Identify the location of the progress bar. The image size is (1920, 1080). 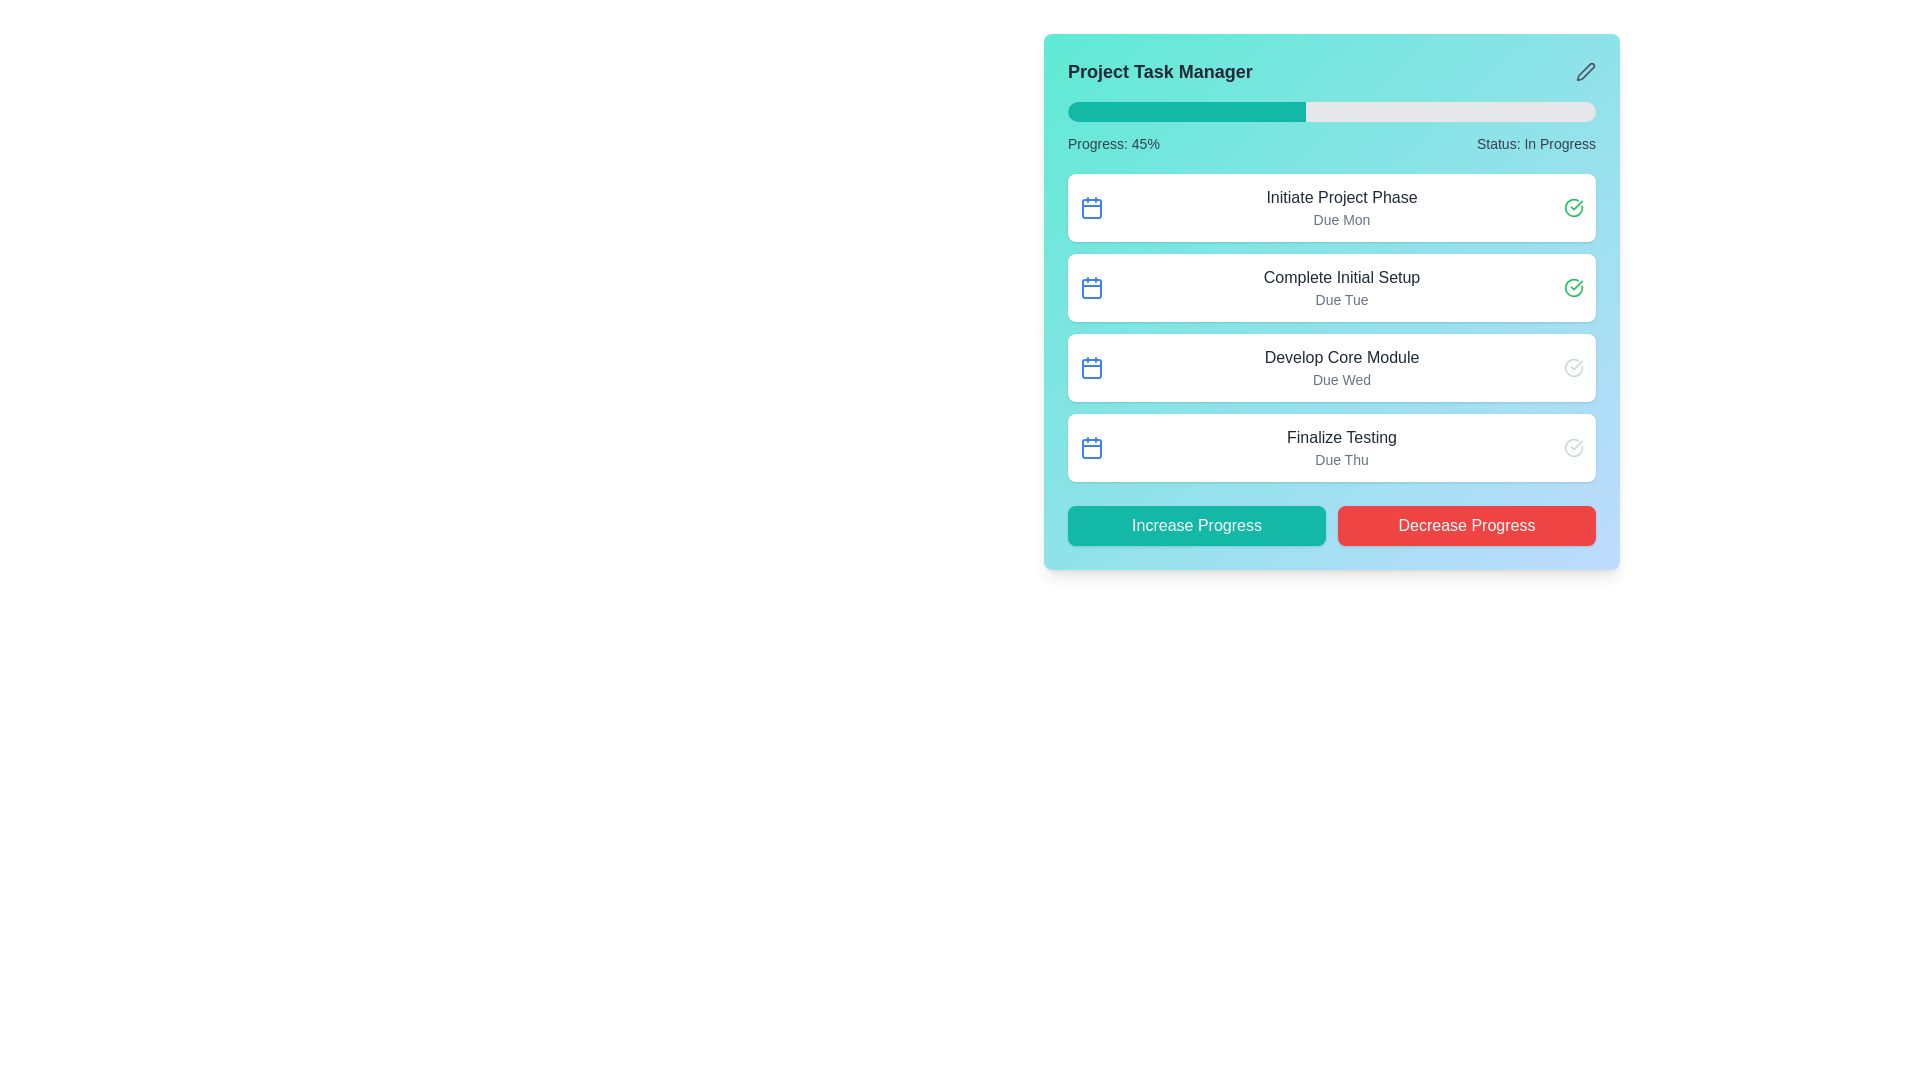
(1258, 111).